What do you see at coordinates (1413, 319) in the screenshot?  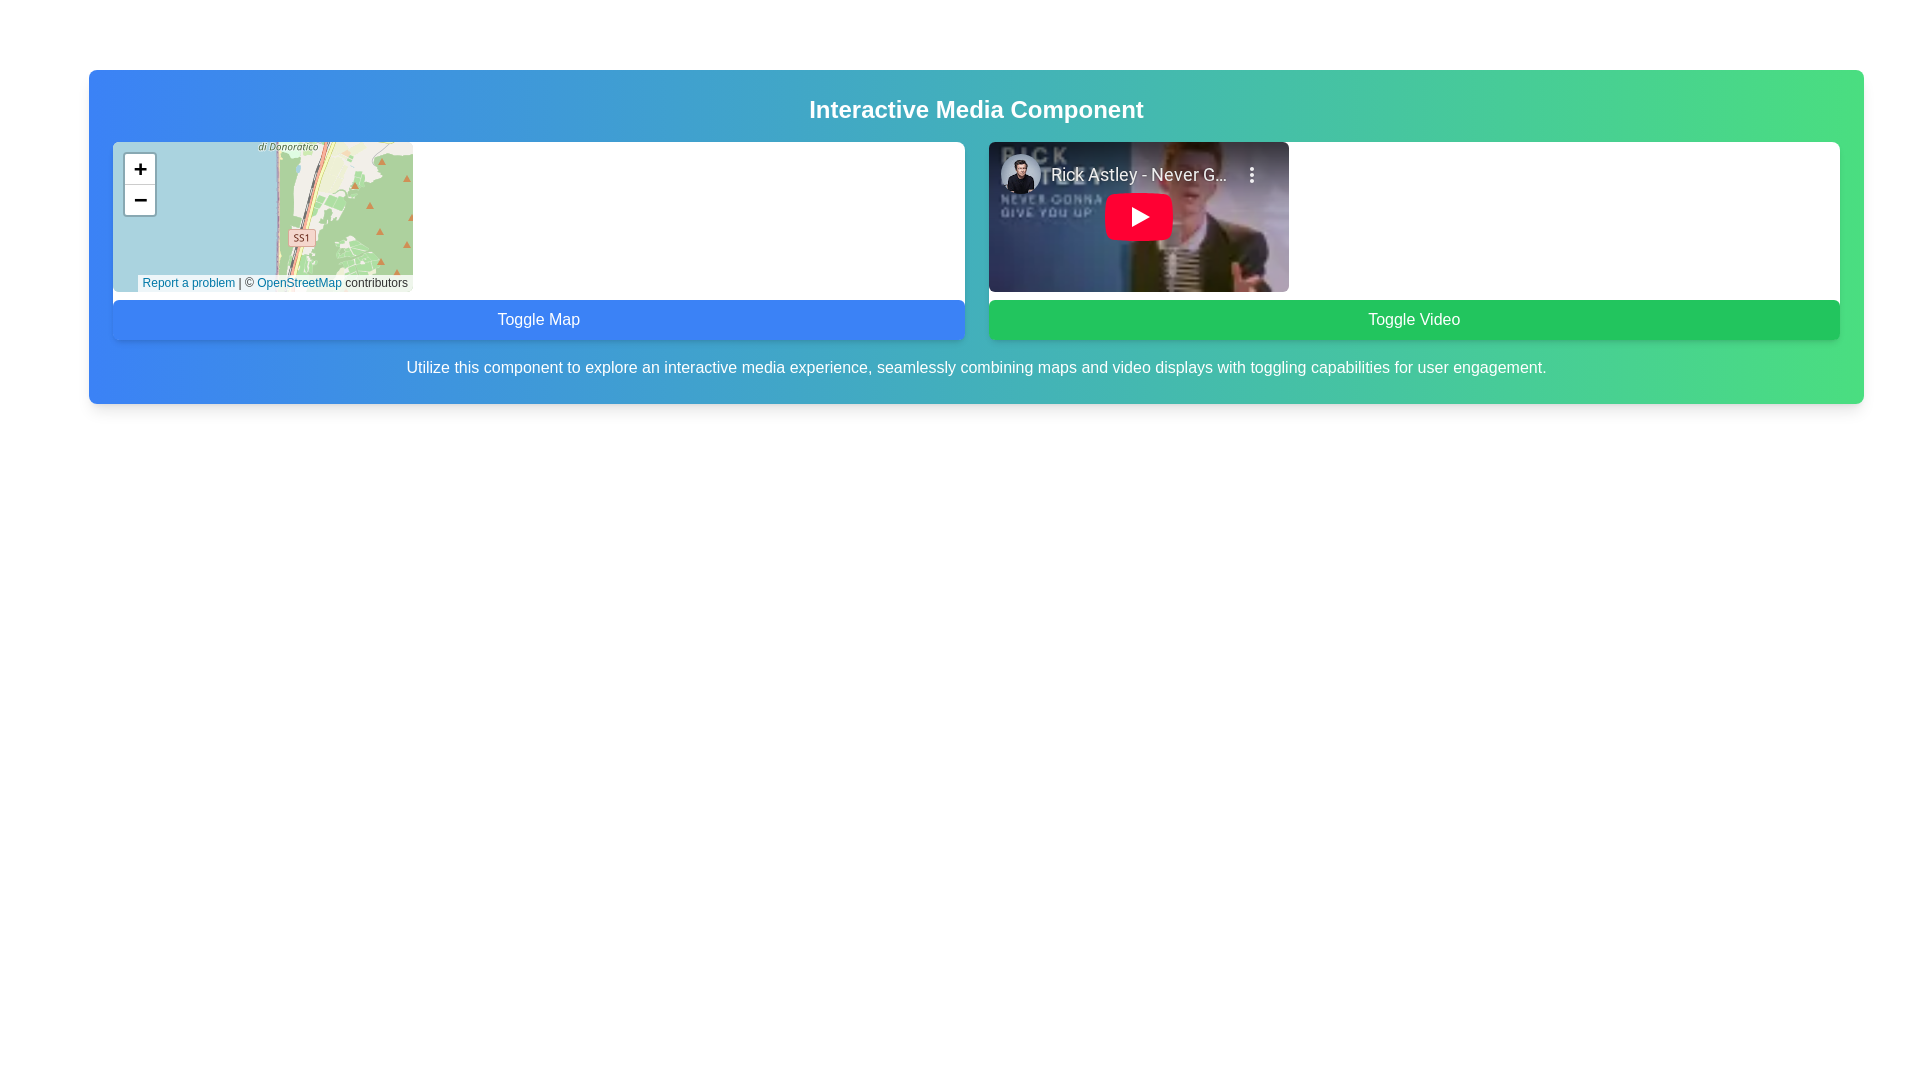 I see `the 'Toggle Video' button with a green background and white text` at bounding box center [1413, 319].